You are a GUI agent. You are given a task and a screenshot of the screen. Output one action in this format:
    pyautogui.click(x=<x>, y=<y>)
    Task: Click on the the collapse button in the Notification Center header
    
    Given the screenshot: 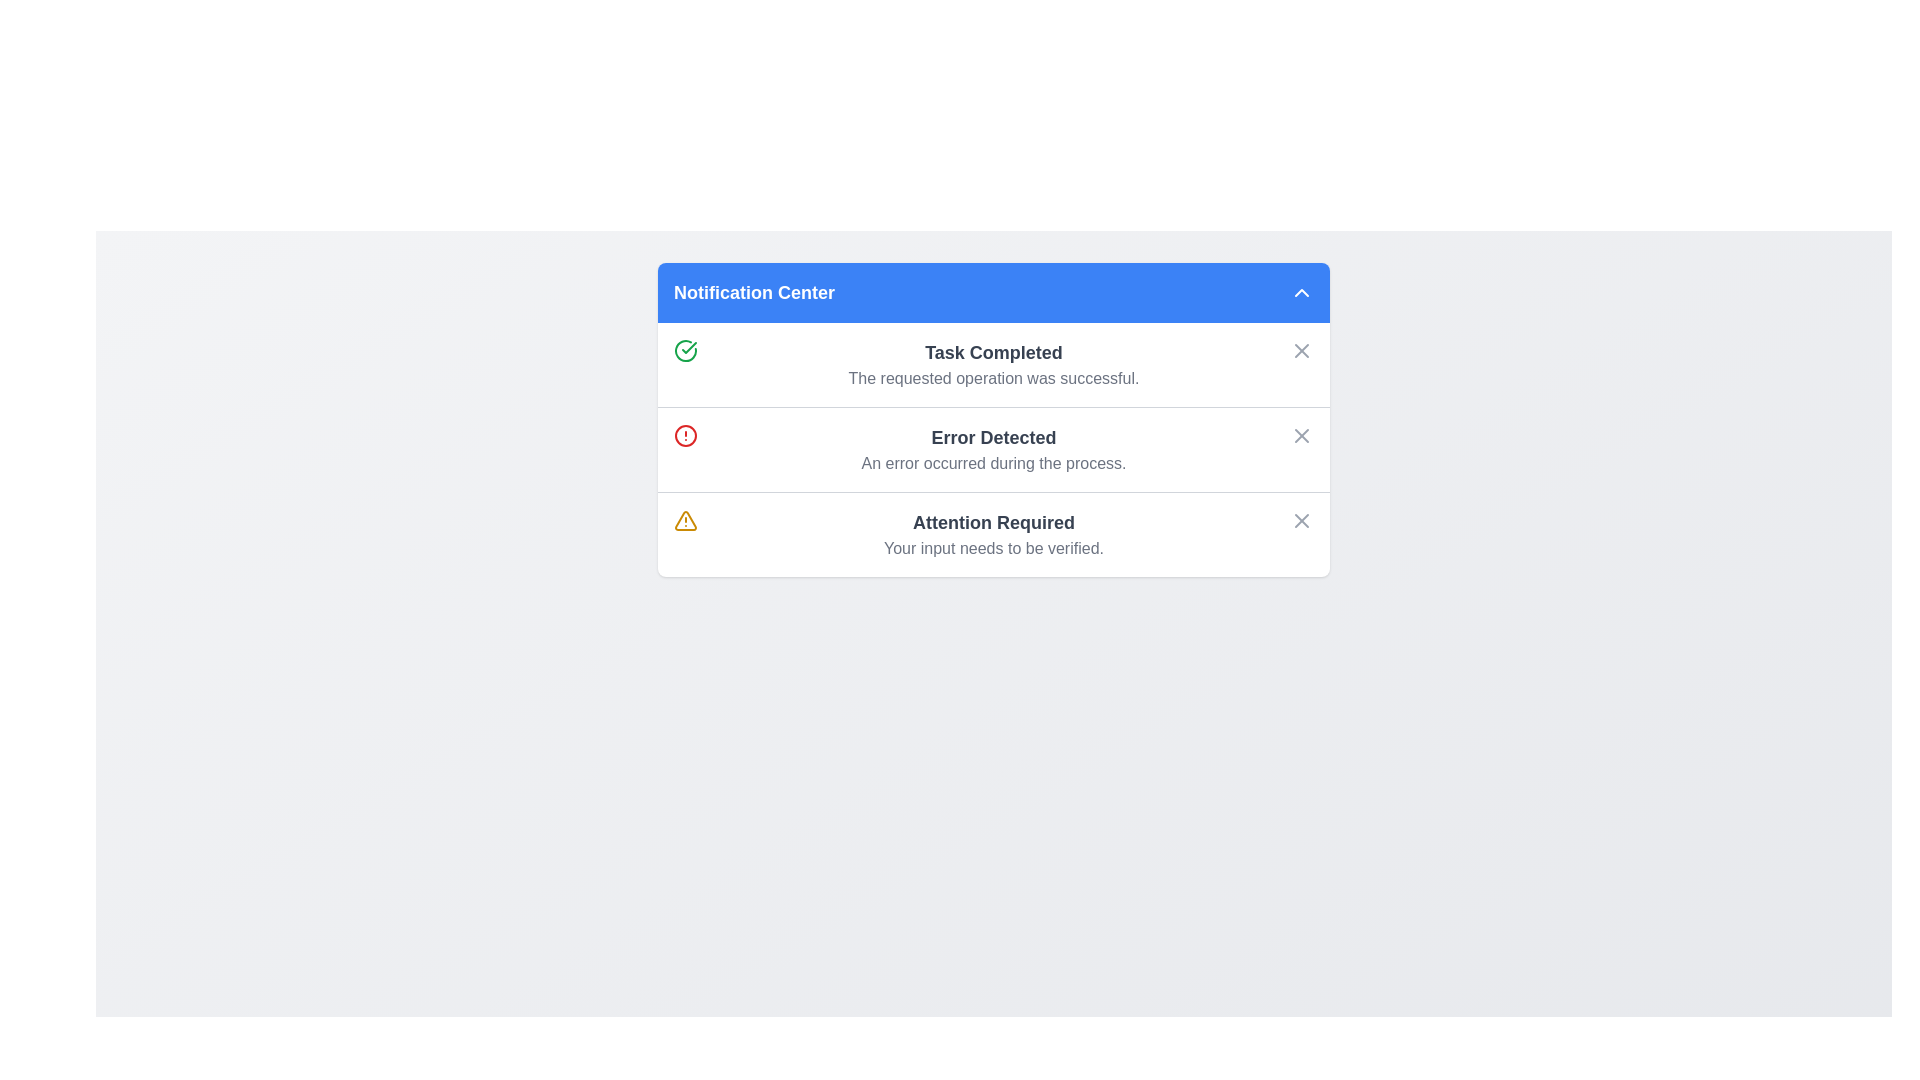 What is the action you would take?
    pyautogui.click(x=1301, y=293)
    